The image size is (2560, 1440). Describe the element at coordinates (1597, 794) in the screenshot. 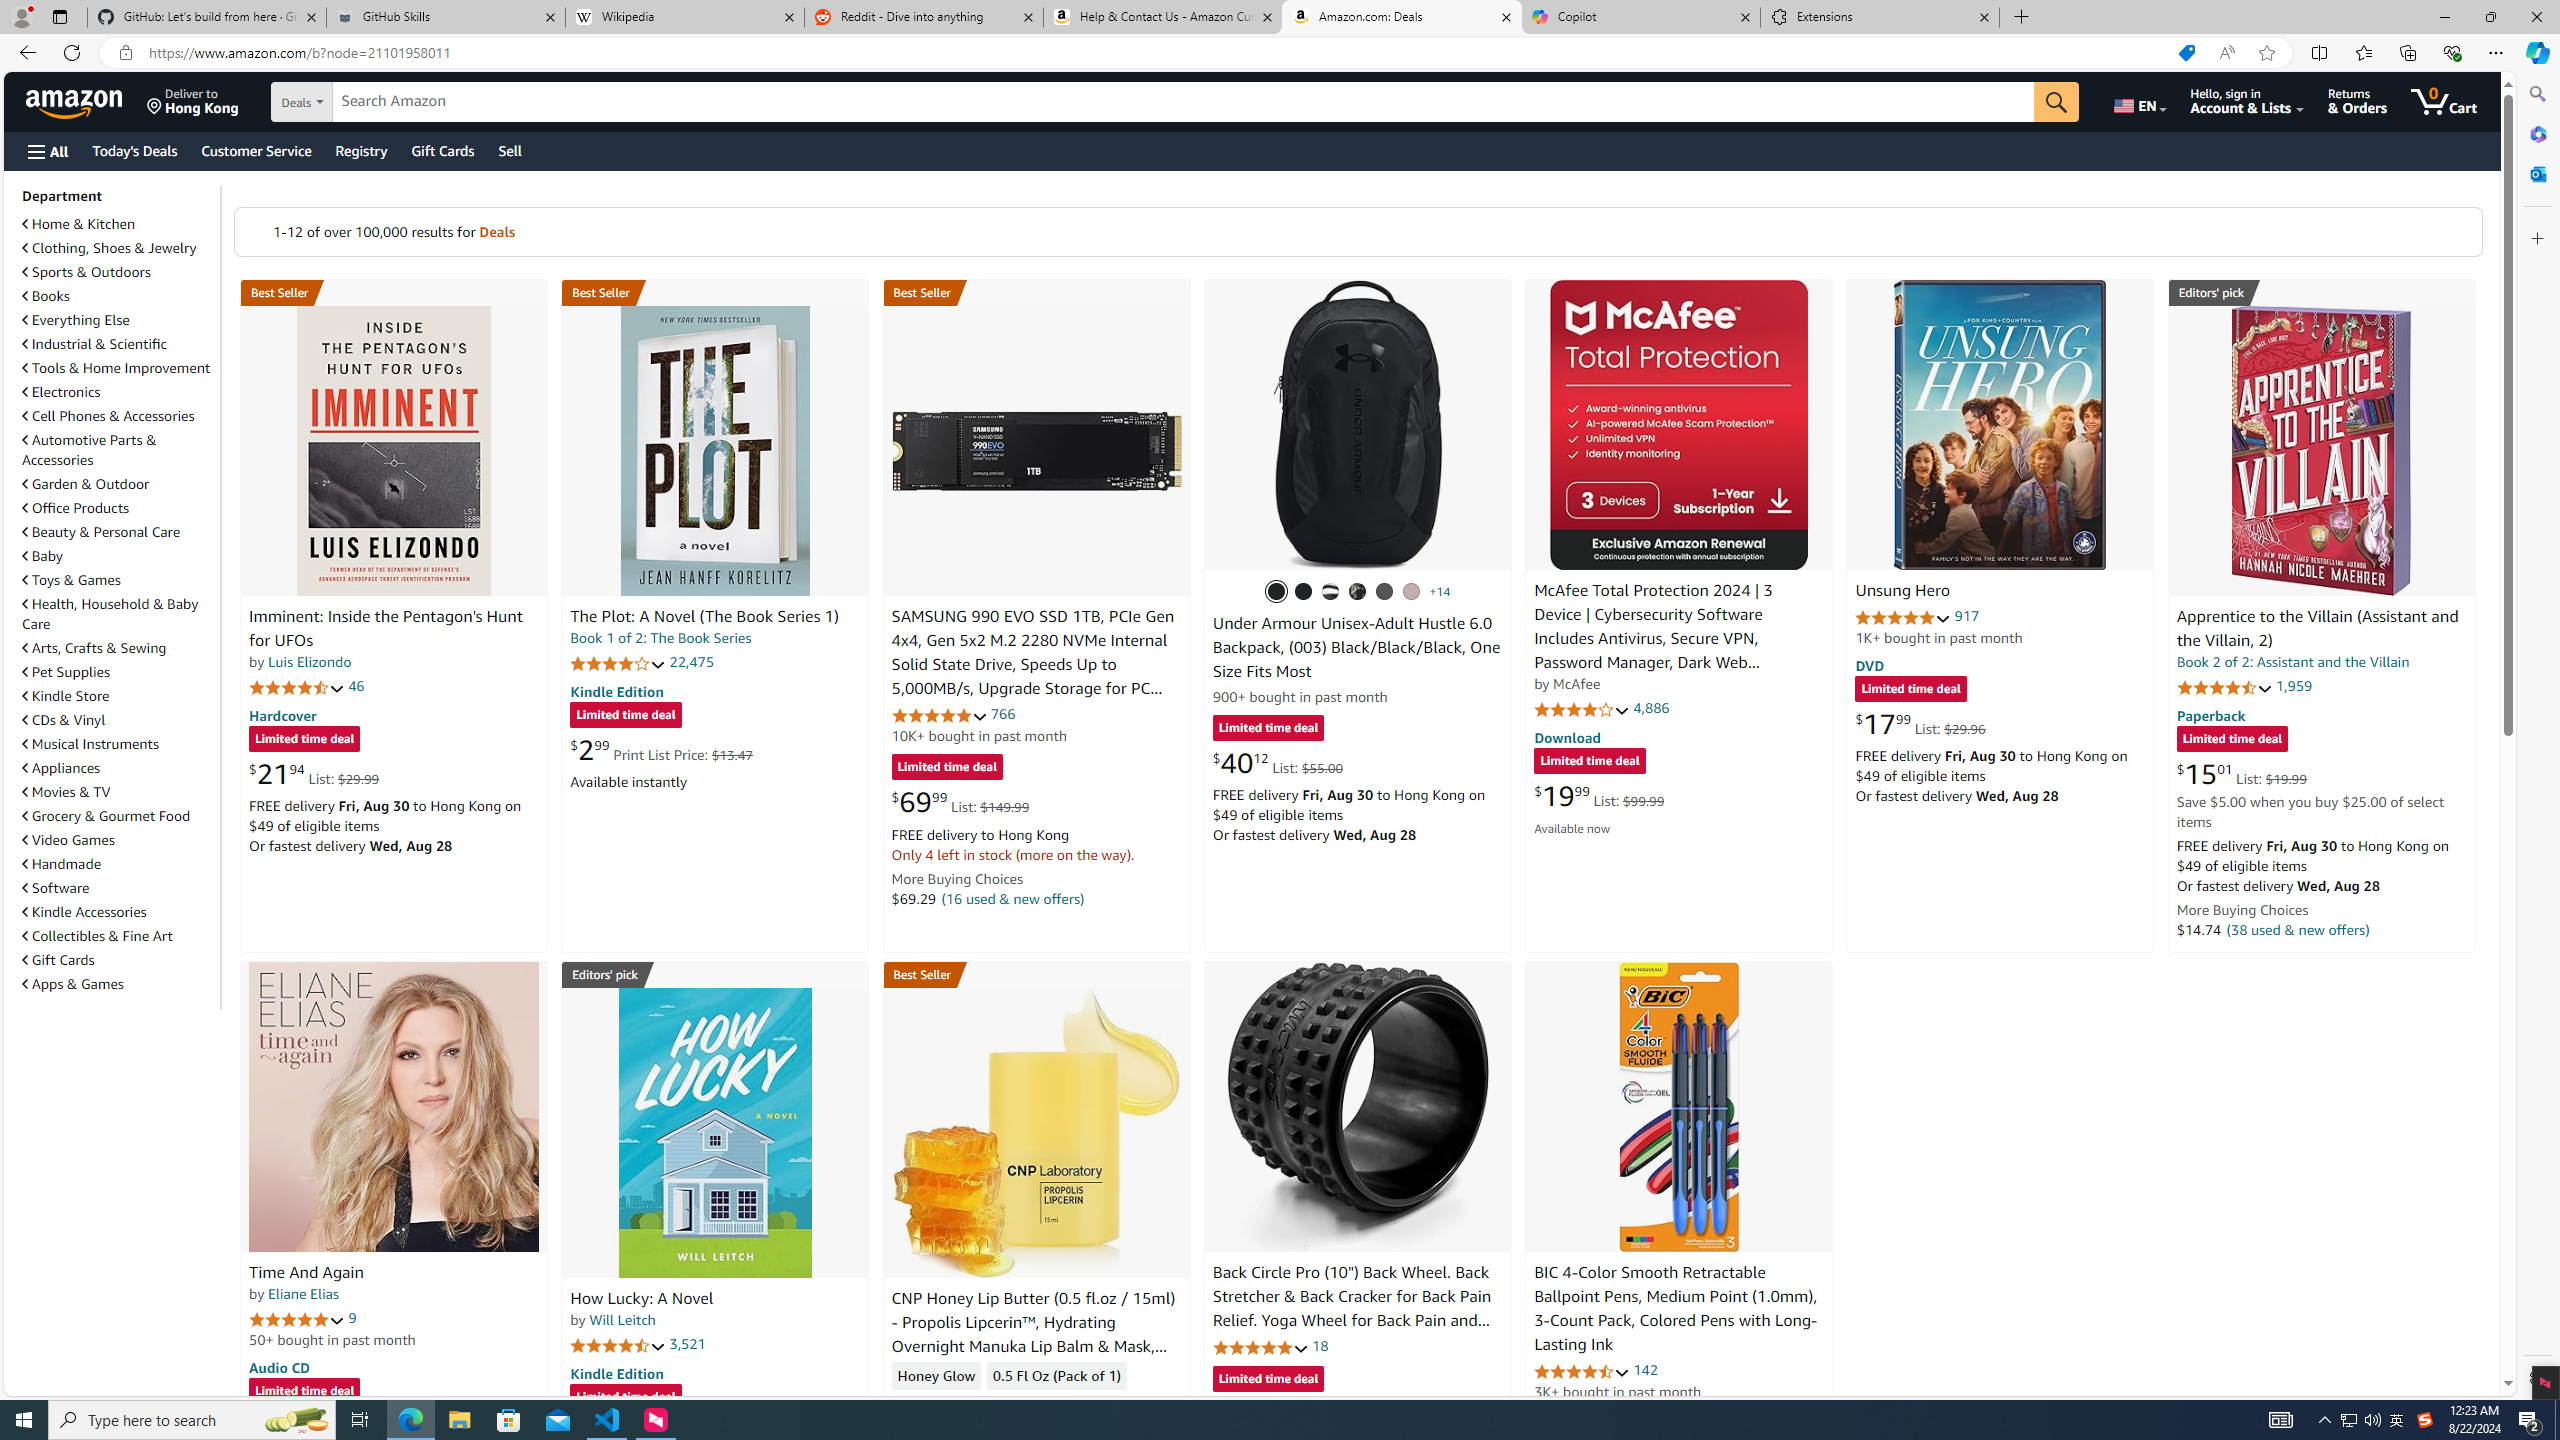

I see `'$19.99 List: $99.99'` at that location.